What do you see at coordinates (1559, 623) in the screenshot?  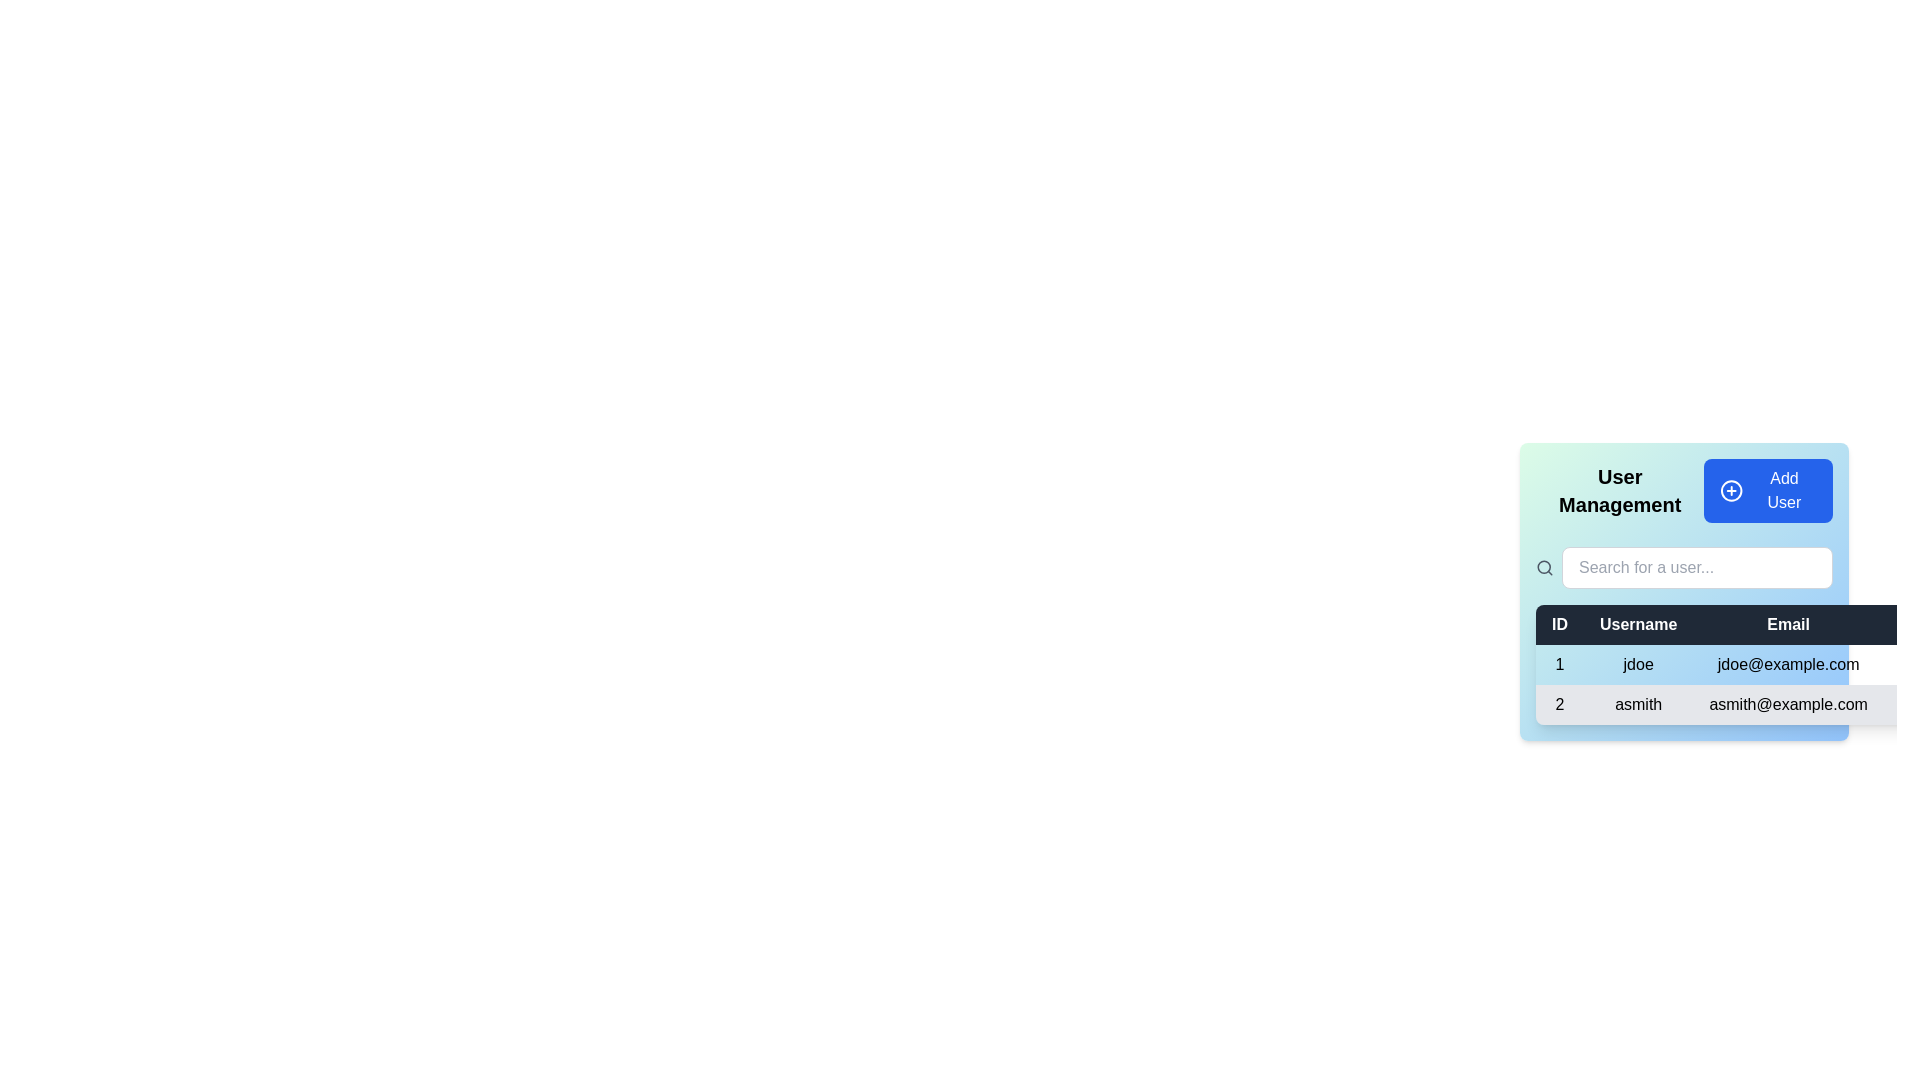 I see `the 'ID' text label in the header section of the table layout, which is styled with a darker background and white text, and is the first item in the header row` at bounding box center [1559, 623].